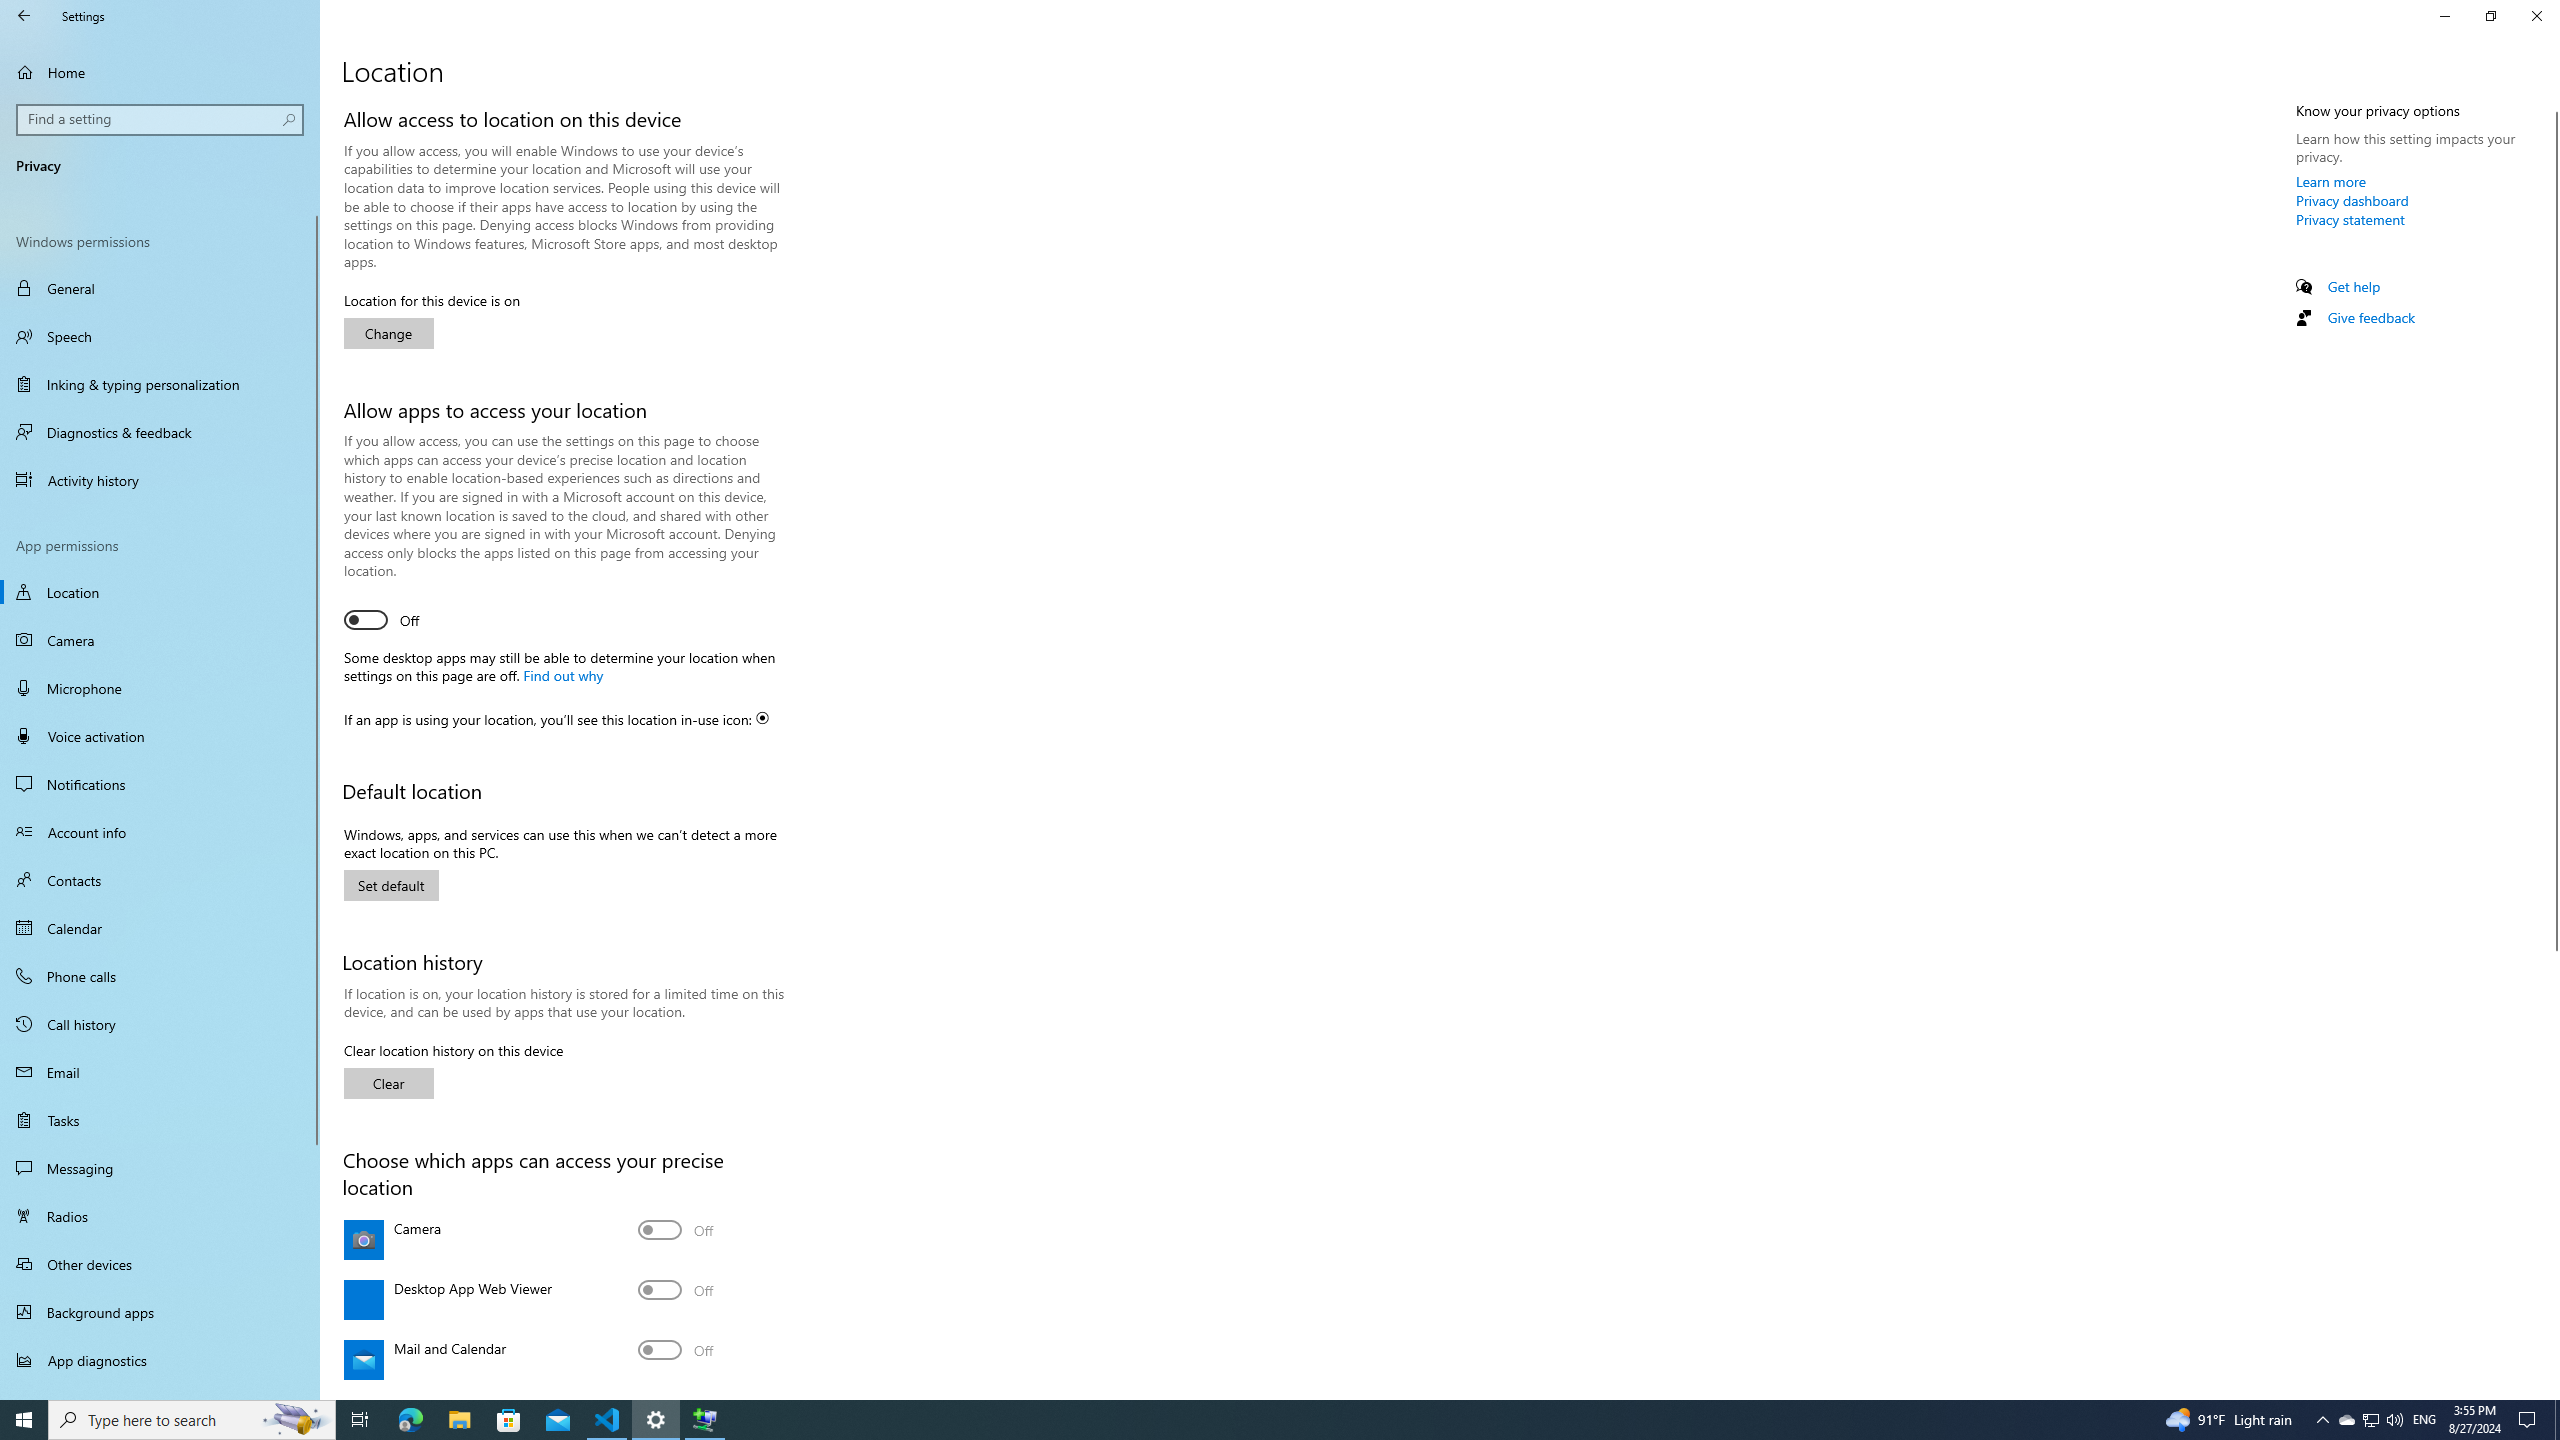 This screenshot has height=1440, width=2560. Describe the element at coordinates (388, 1083) in the screenshot. I see `'Clear'` at that location.